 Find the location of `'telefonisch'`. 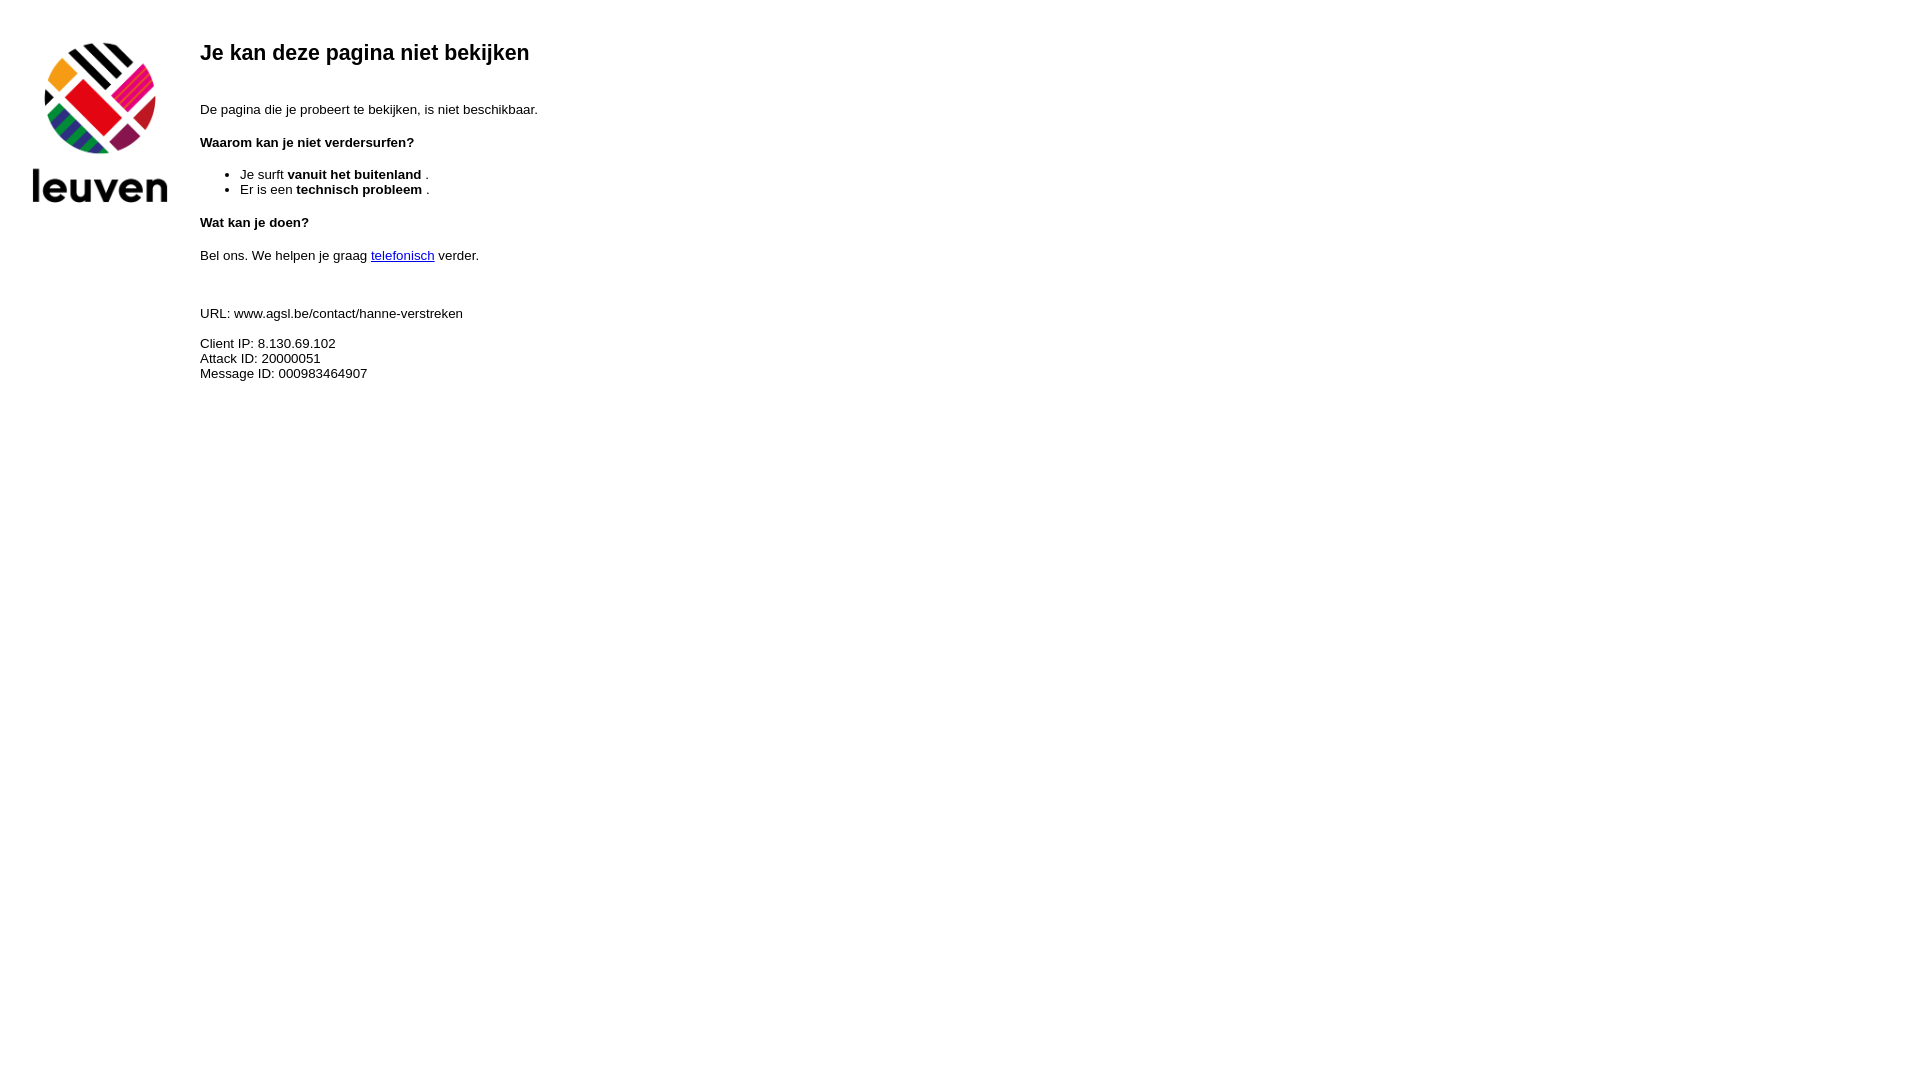

'telefonisch' is located at coordinates (402, 254).